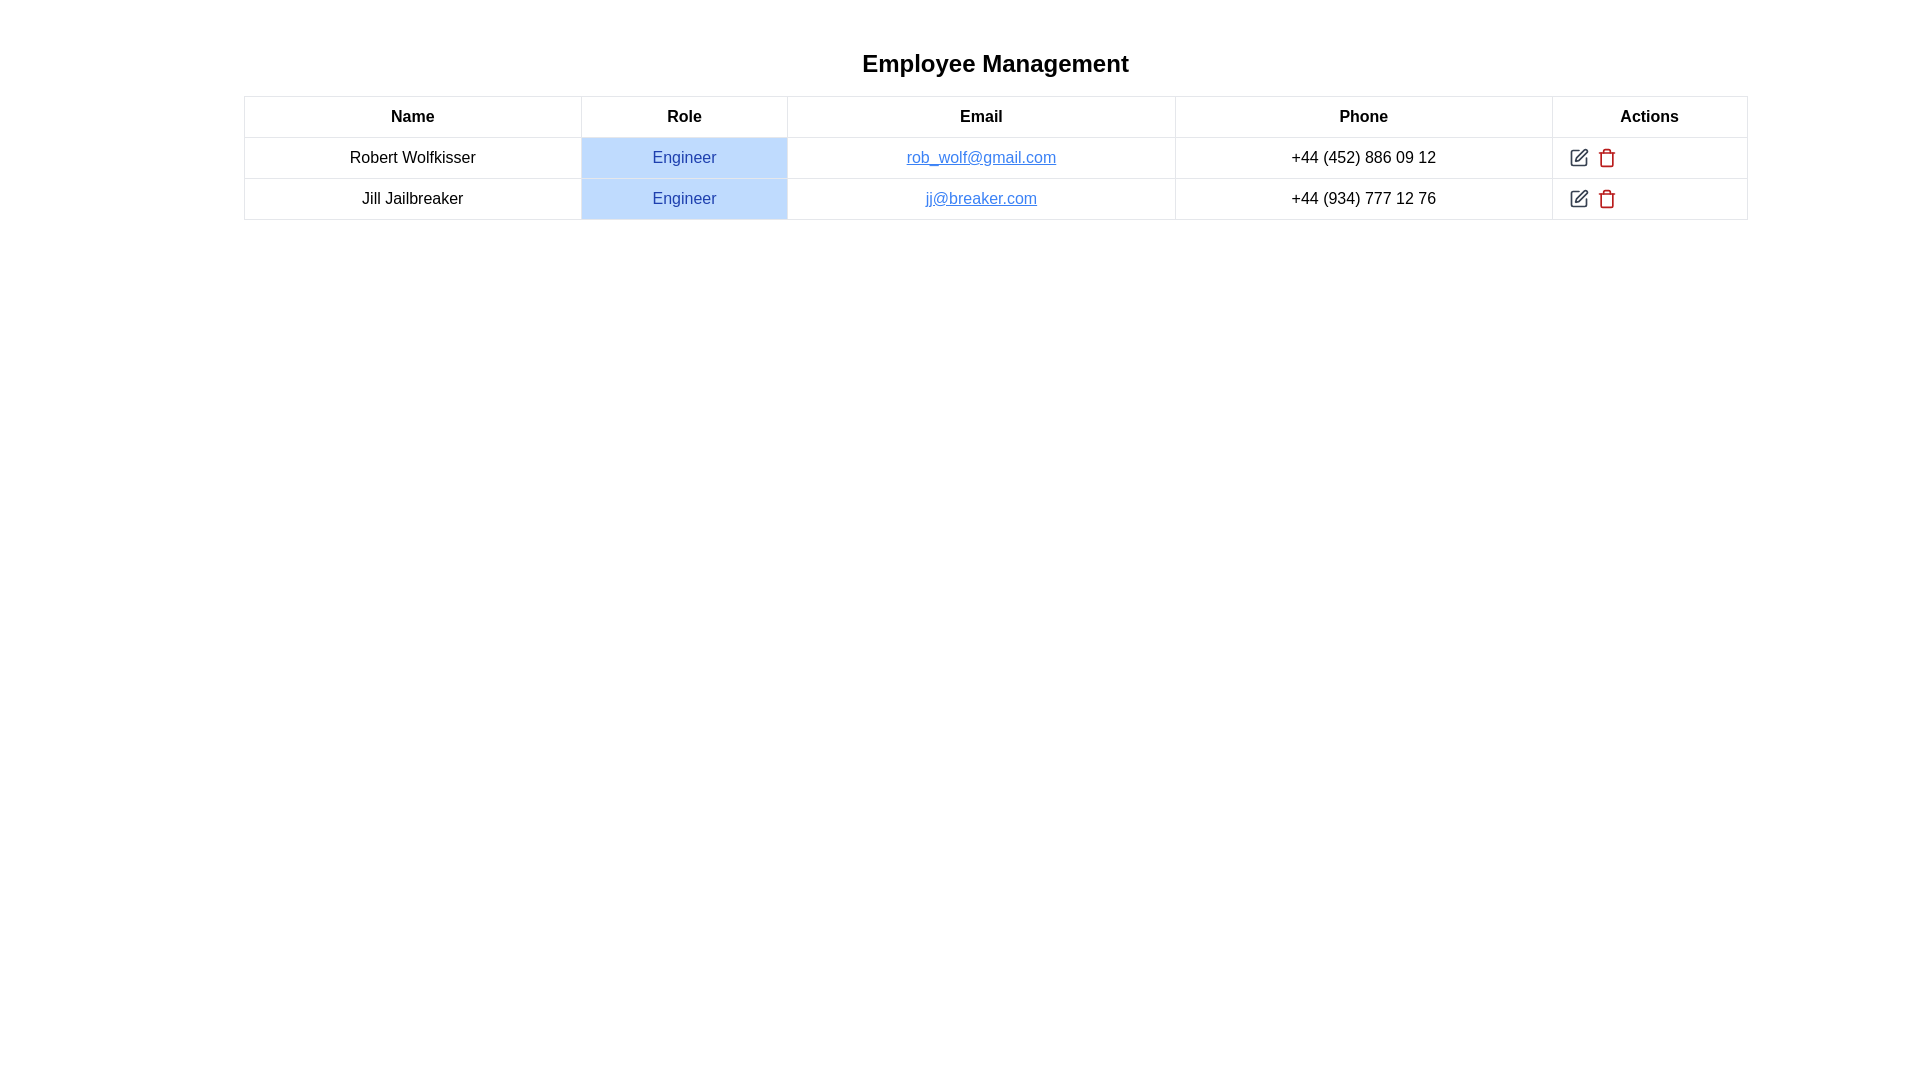 This screenshot has width=1920, height=1080. Describe the element at coordinates (1577, 199) in the screenshot. I see `the edit icon button located in the 'Actions' column of the second row in the table` at that location.